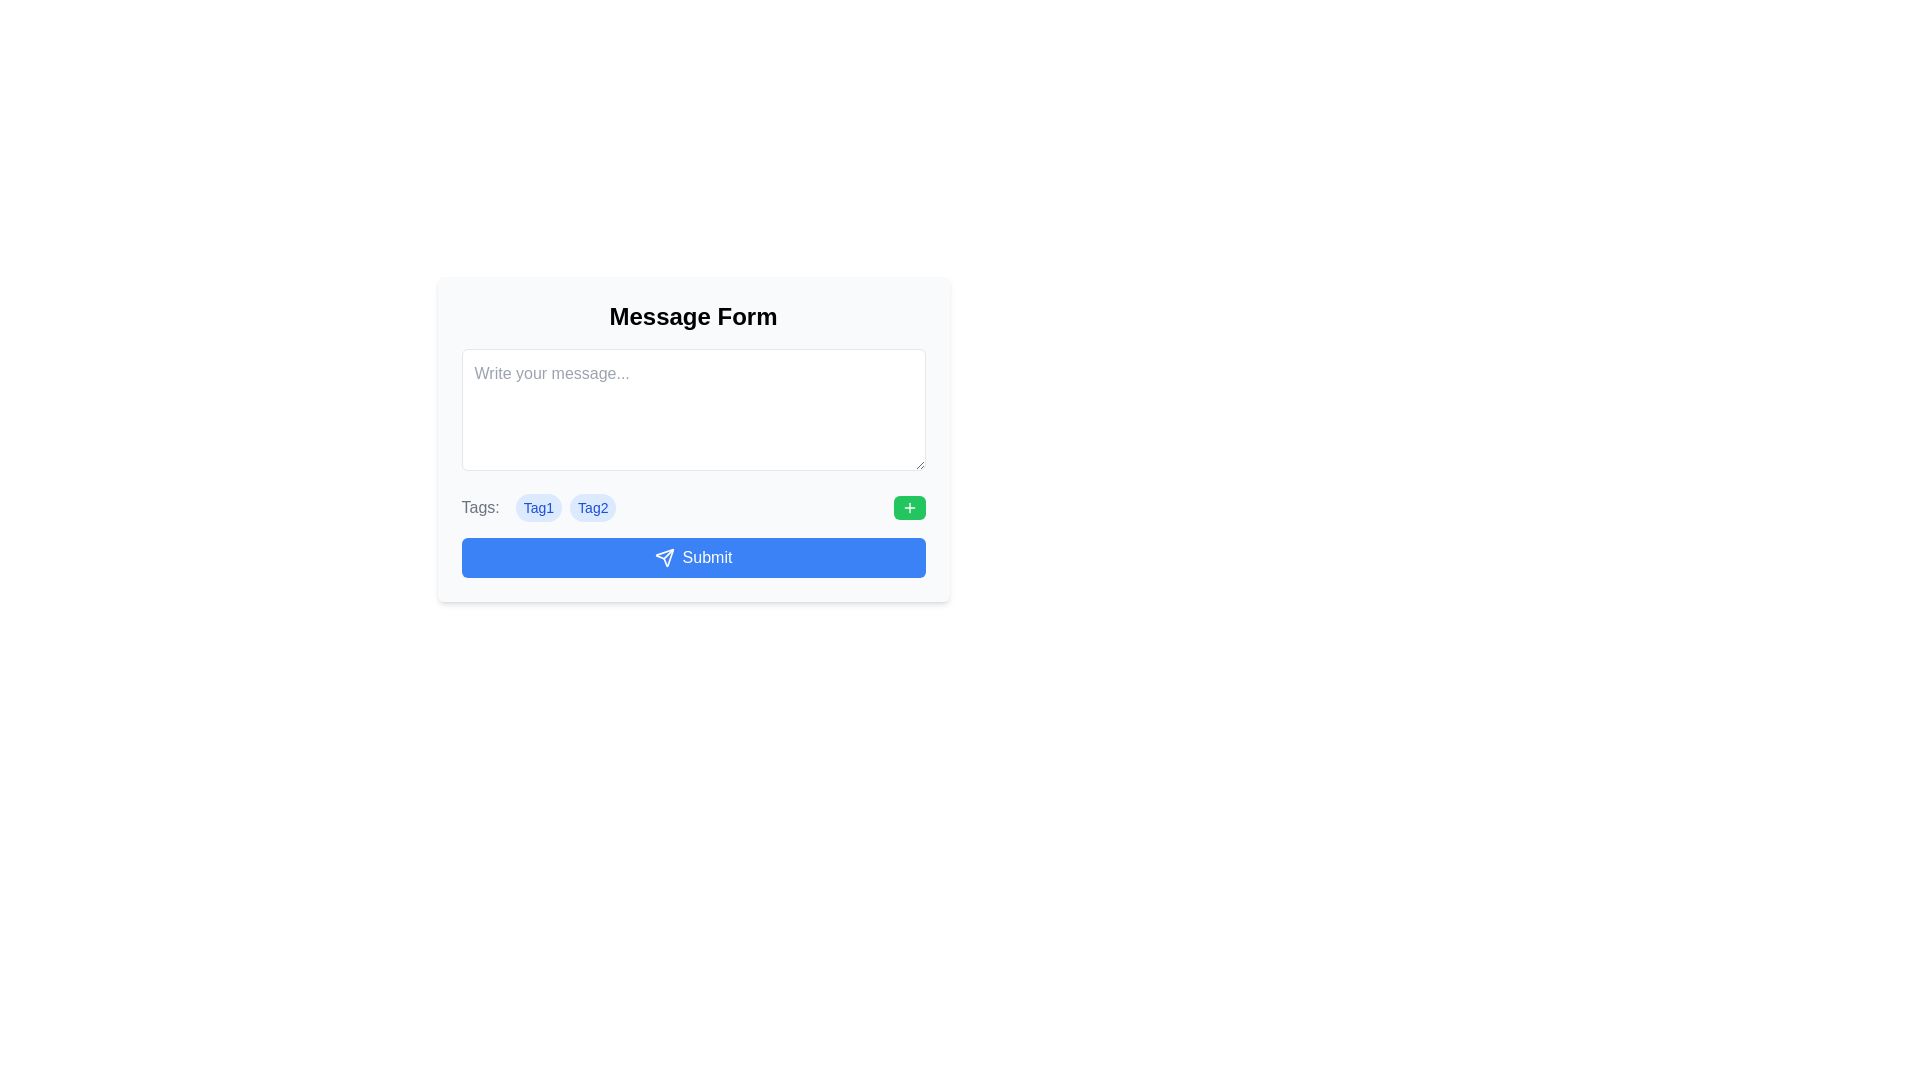 The width and height of the screenshot is (1920, 1080). I want to click on the green button with white text and a plus symbol icon located at the rightmost end of the horizontal line containing tags, so click(908, 507).